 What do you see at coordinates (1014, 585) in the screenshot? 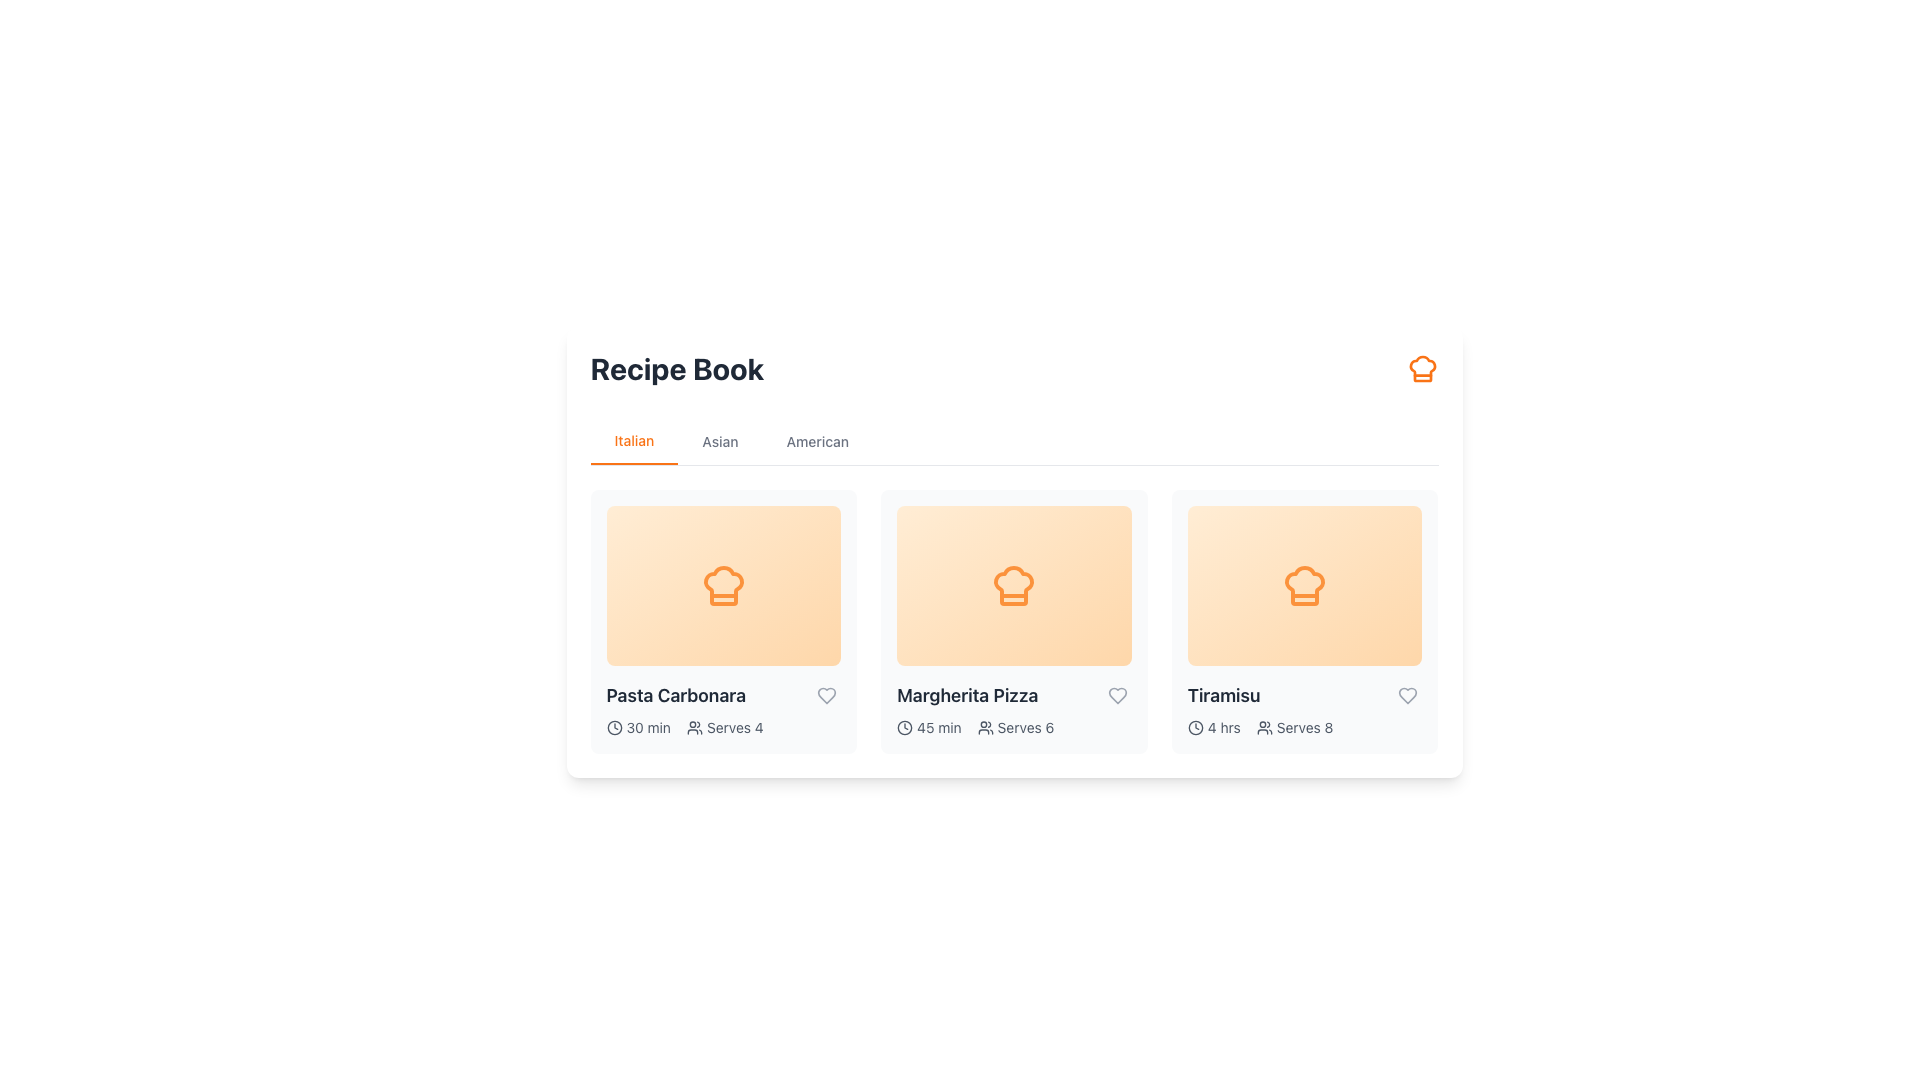
I see `the visual card with a gradient orange background and a chef's hat icon, located in the second position of the recipe cards under the 'Italian' tab` at bounding box center [1014, 585].